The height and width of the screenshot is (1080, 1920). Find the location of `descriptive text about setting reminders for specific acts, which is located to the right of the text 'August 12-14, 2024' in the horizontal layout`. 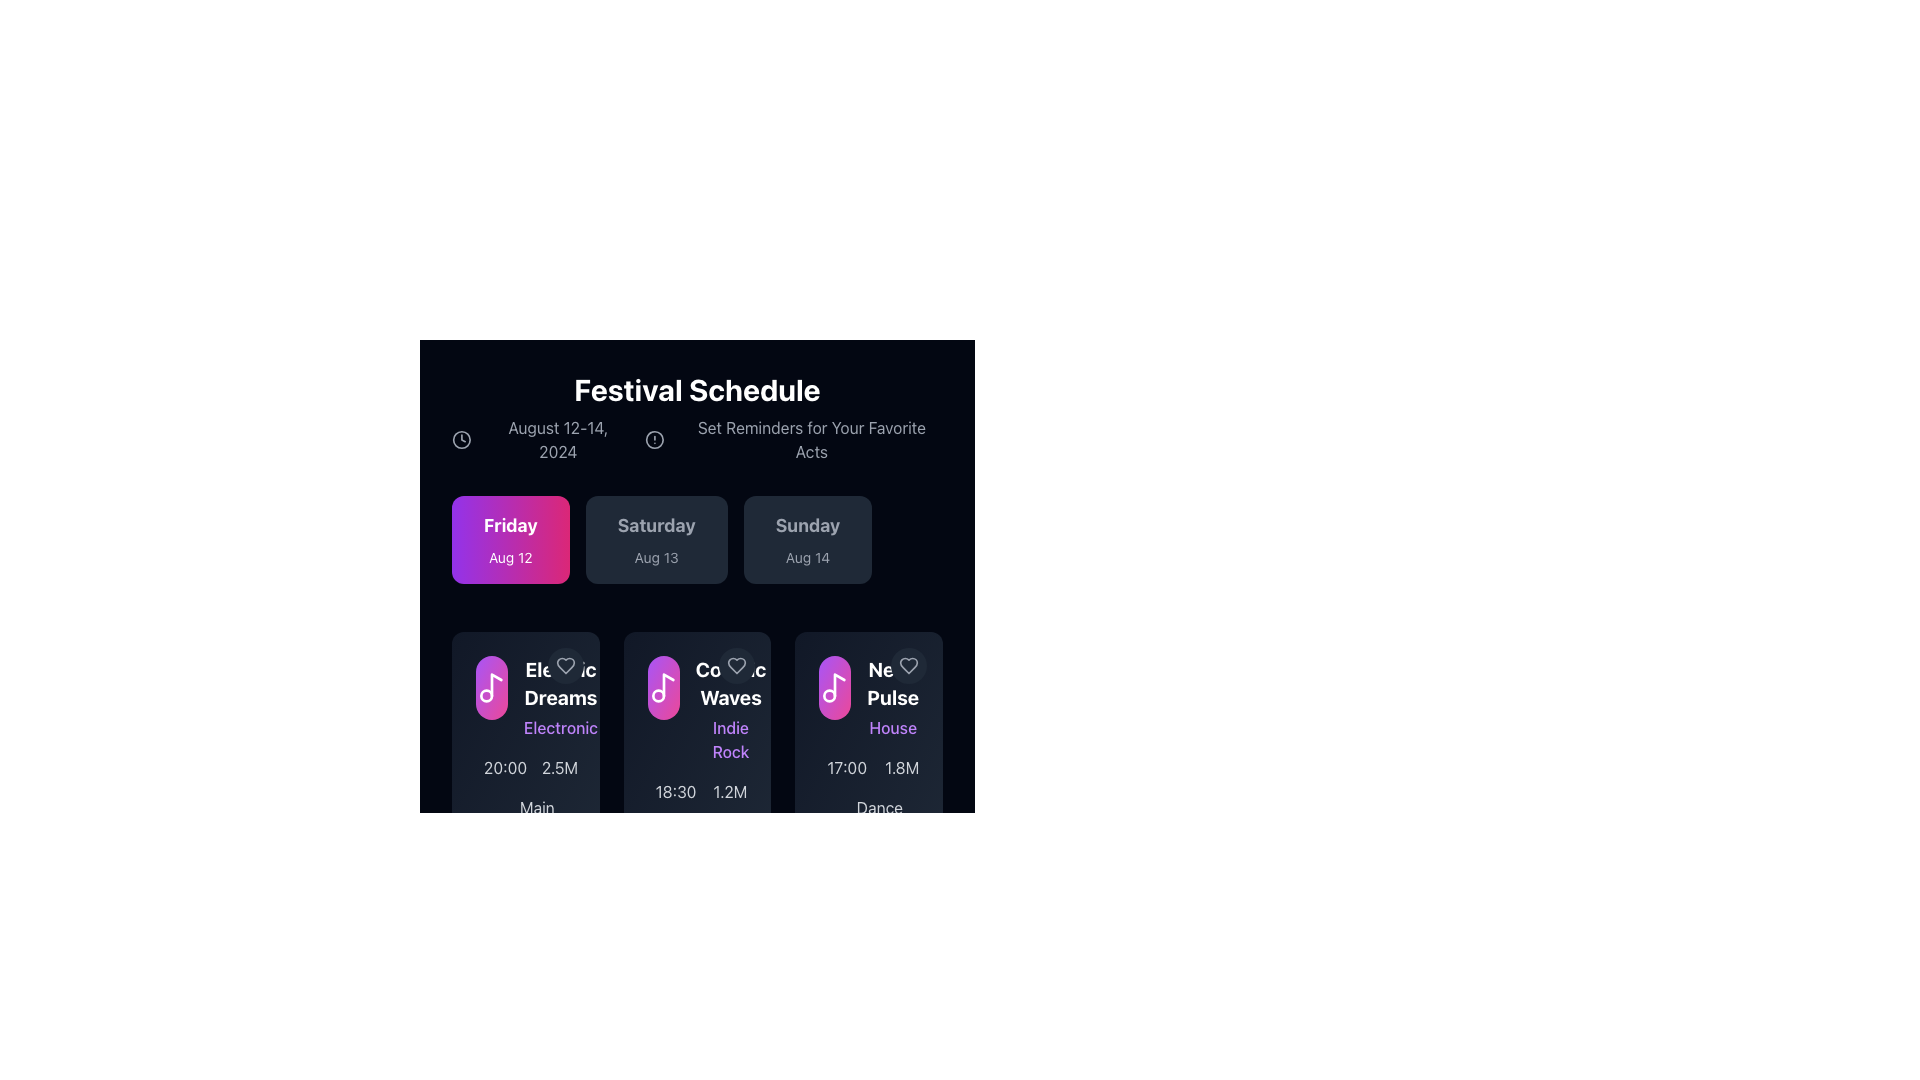

descriptive text about setting reminders for specific acts, which is located to the right of the text 'August 12-14, 2024' in the horizontal layout is located at coordinates (811, 438).